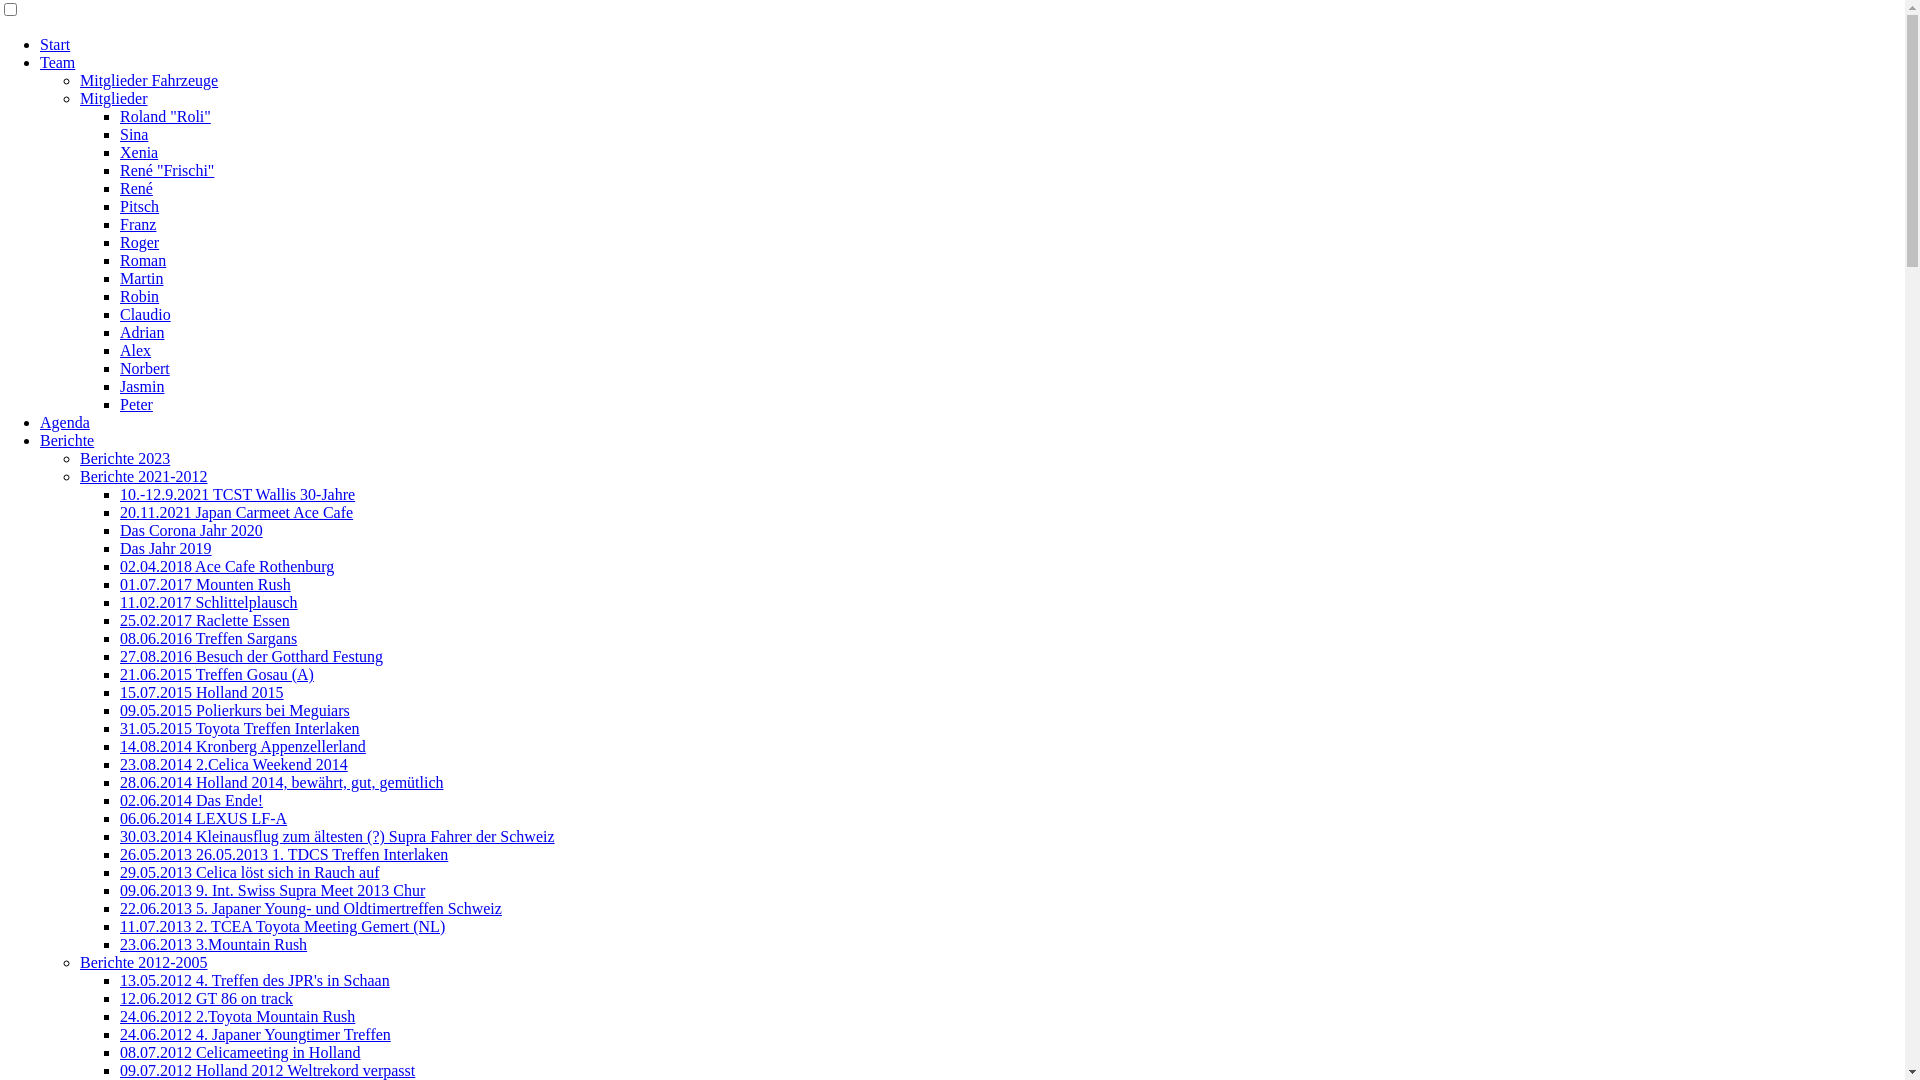  Describe the element at coordinates (143, 961) in the screenshot. I see `'Berichte 2012-2005'` at that location.